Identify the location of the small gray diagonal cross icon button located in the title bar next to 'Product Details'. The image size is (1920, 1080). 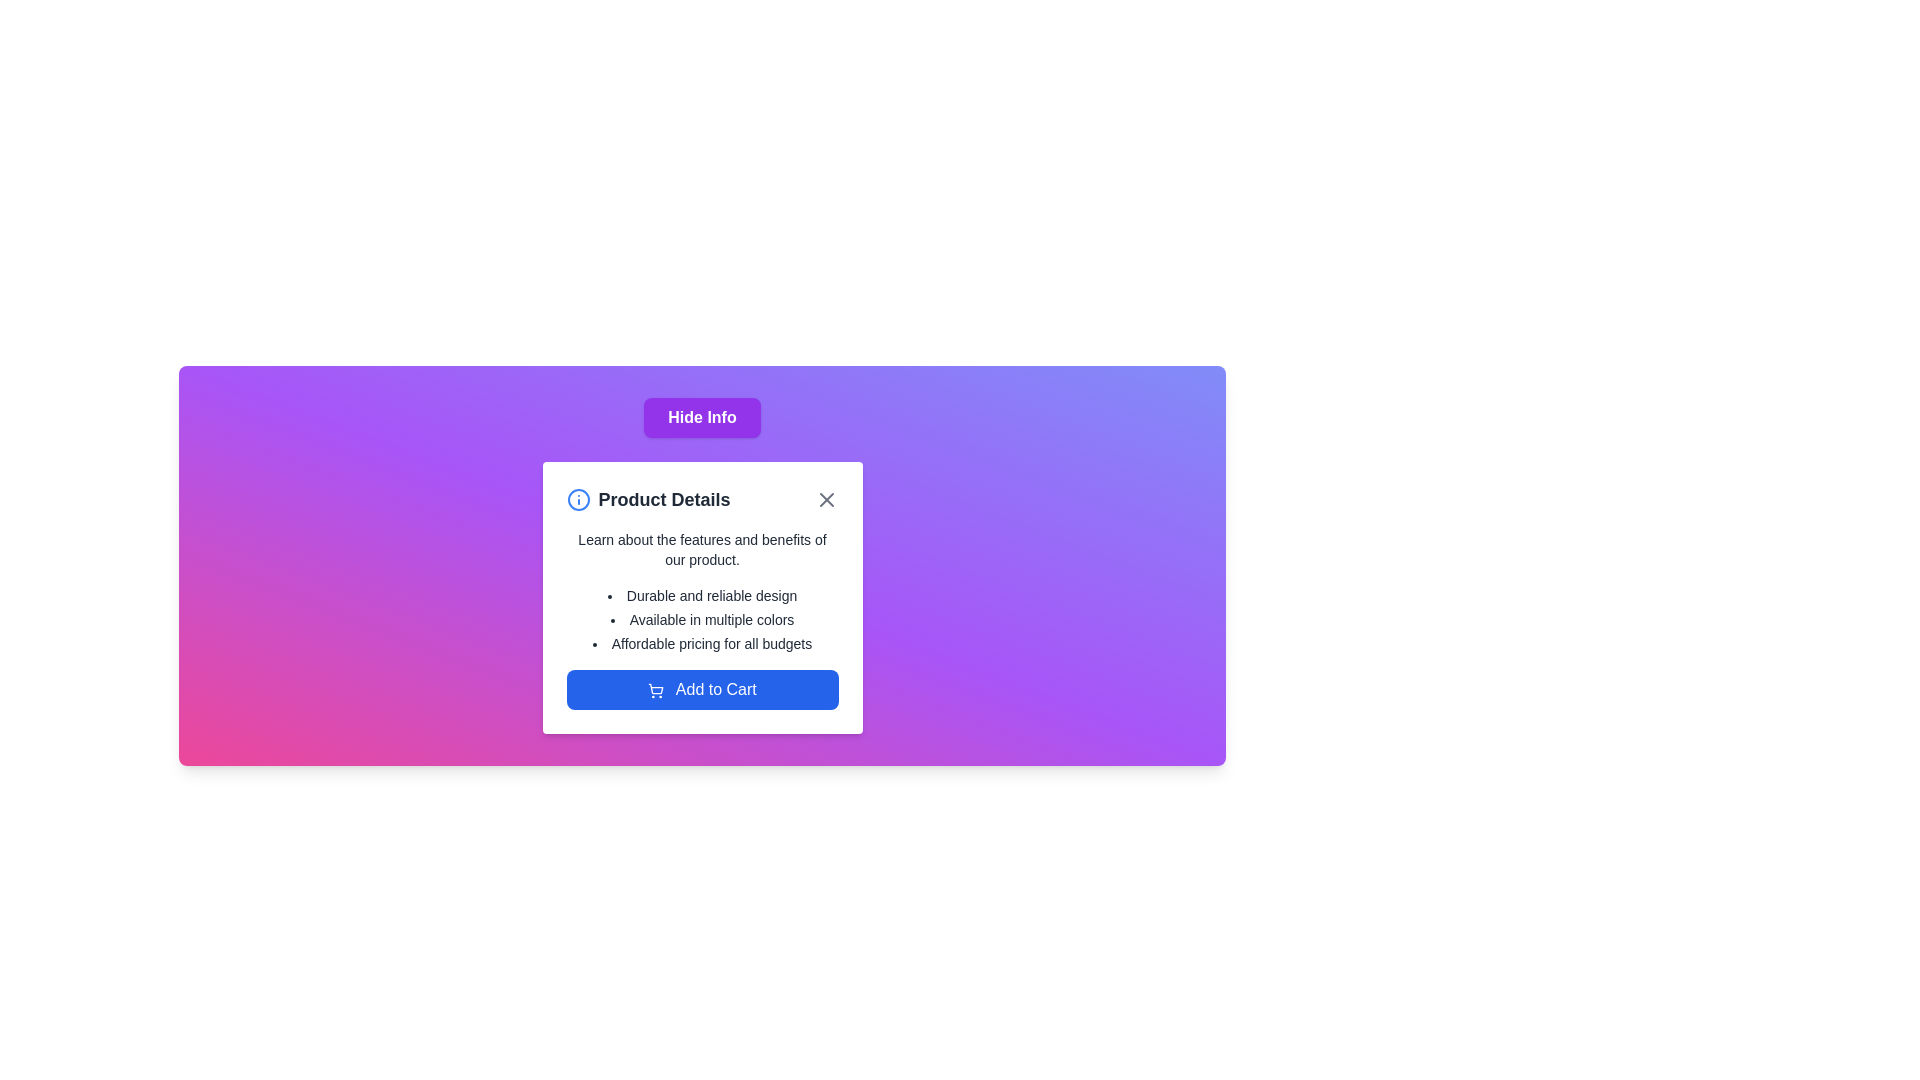
(826, 499).